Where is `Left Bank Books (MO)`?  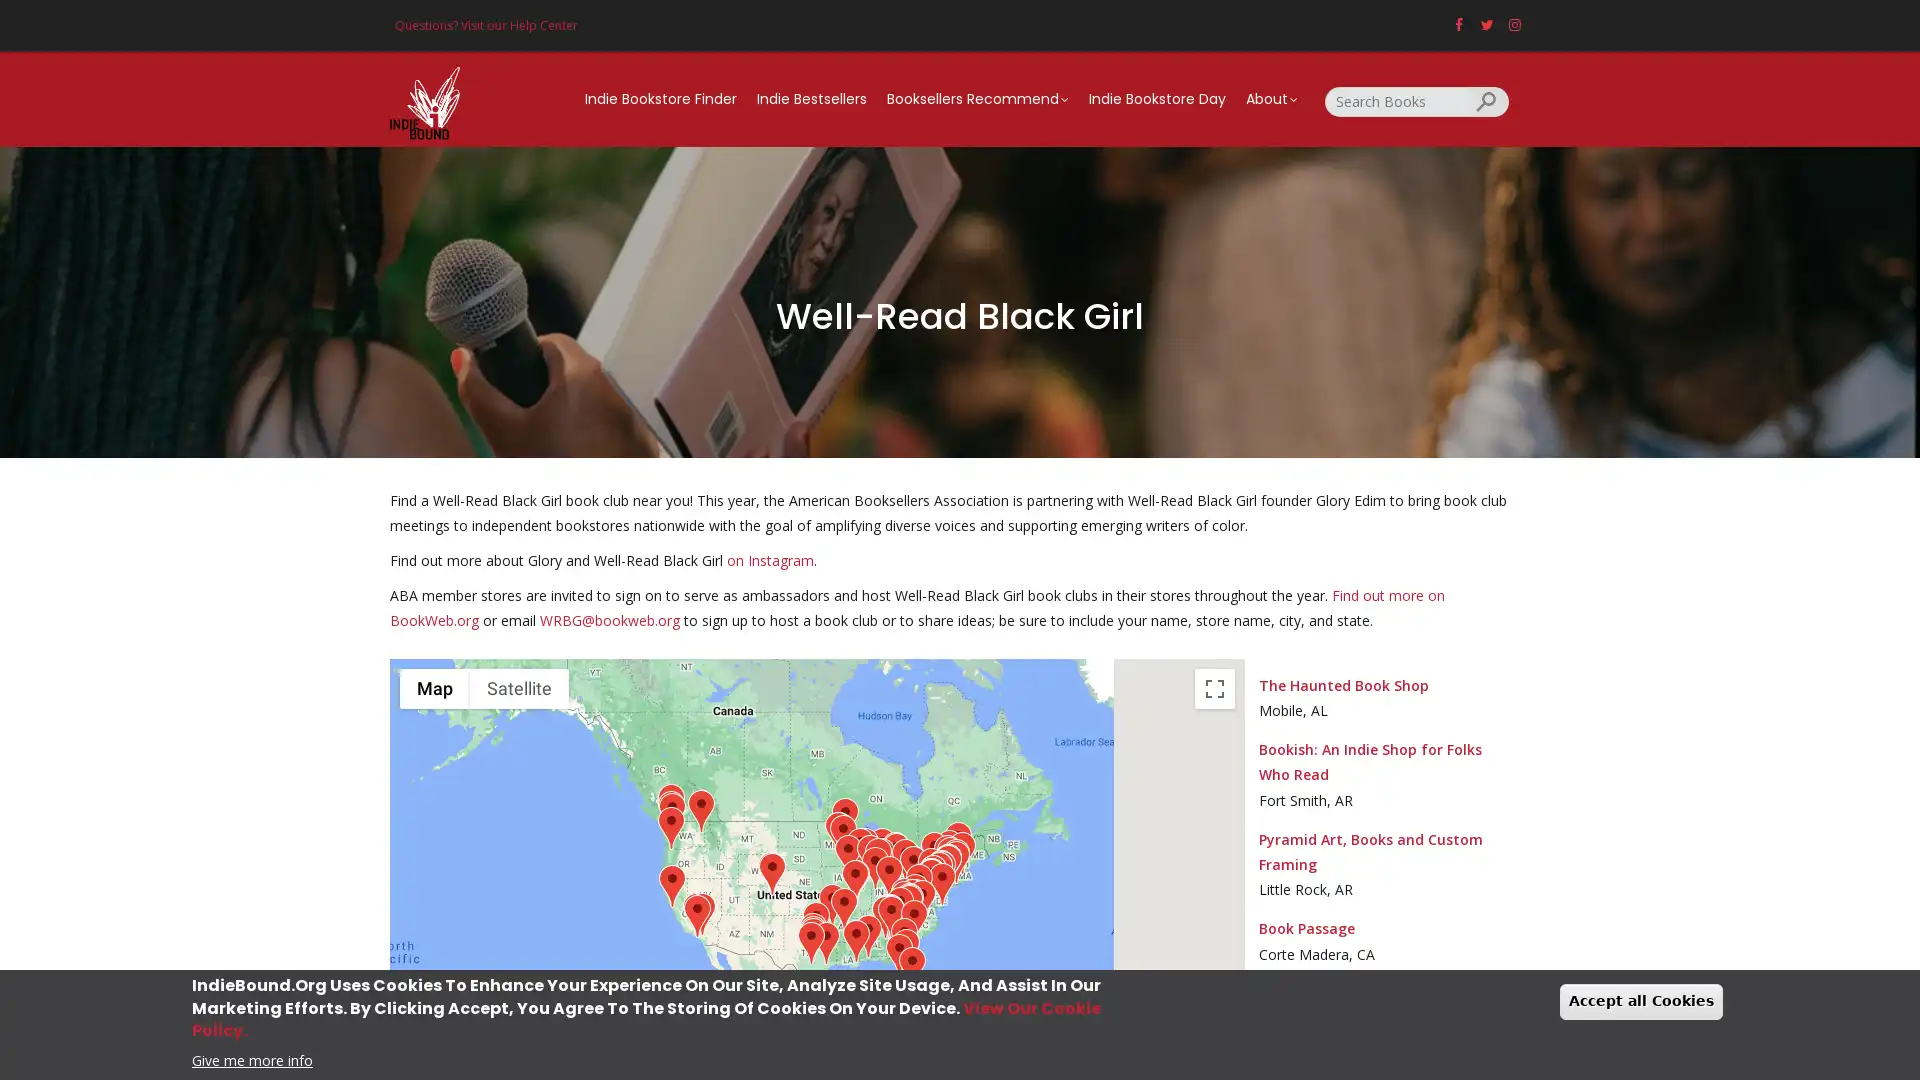 Left Bank Books (MO) is located at coordinates (855, 879).